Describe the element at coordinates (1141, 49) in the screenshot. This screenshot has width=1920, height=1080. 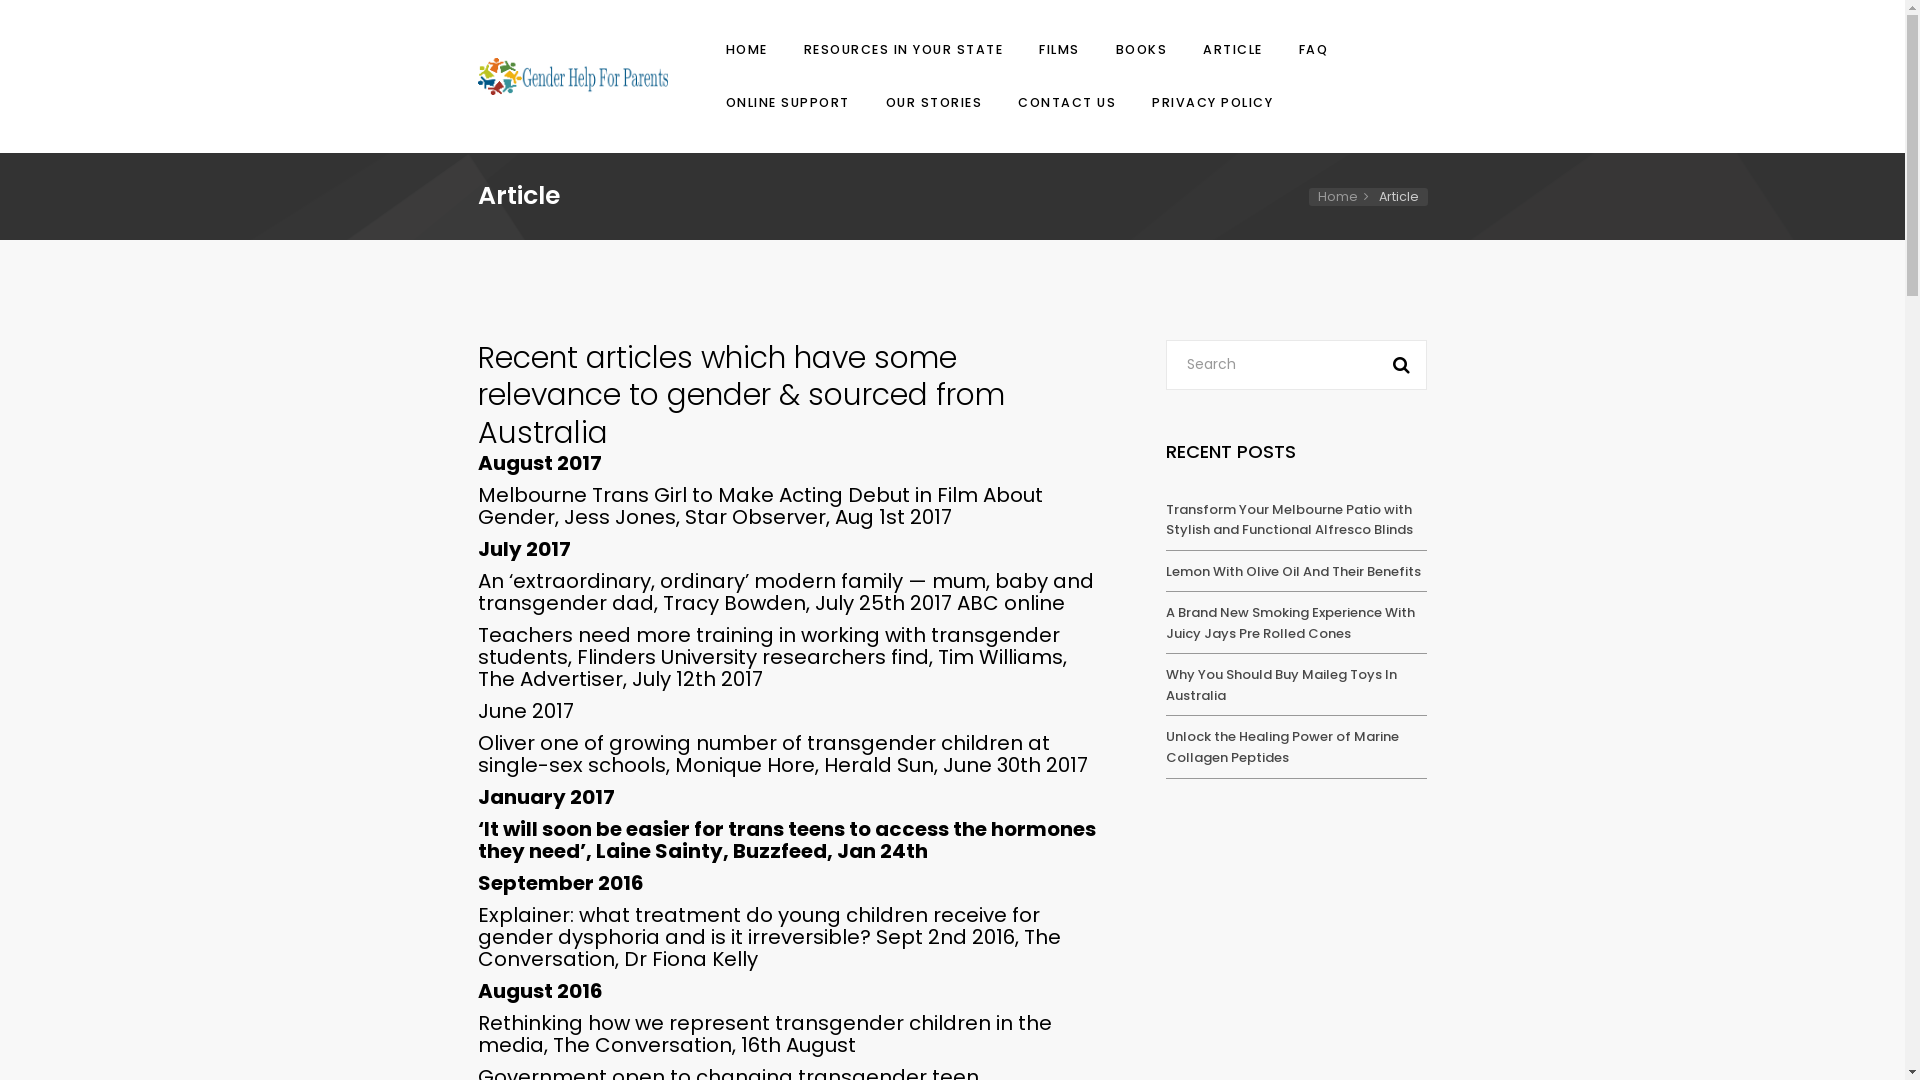
I see `'BOOKS'` at that location.